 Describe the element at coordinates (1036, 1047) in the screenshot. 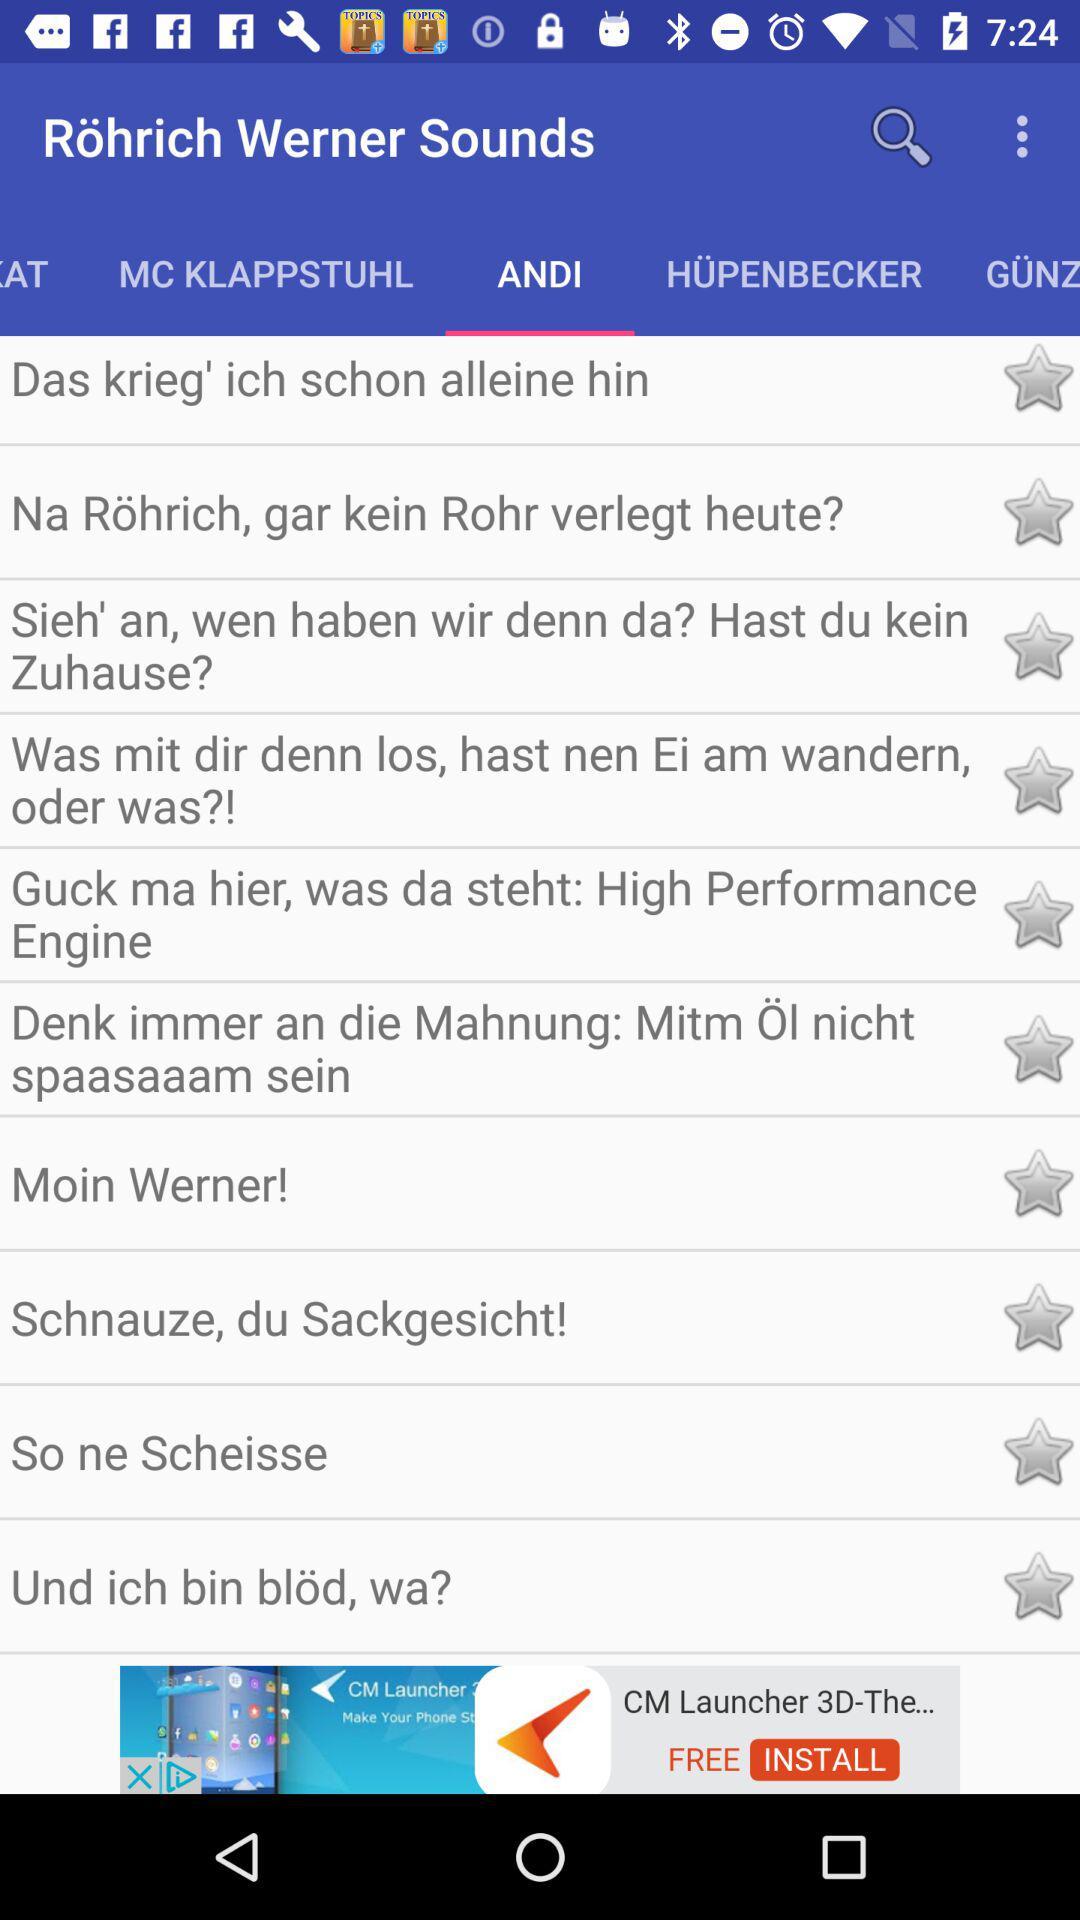

I see `favorite` at that location.